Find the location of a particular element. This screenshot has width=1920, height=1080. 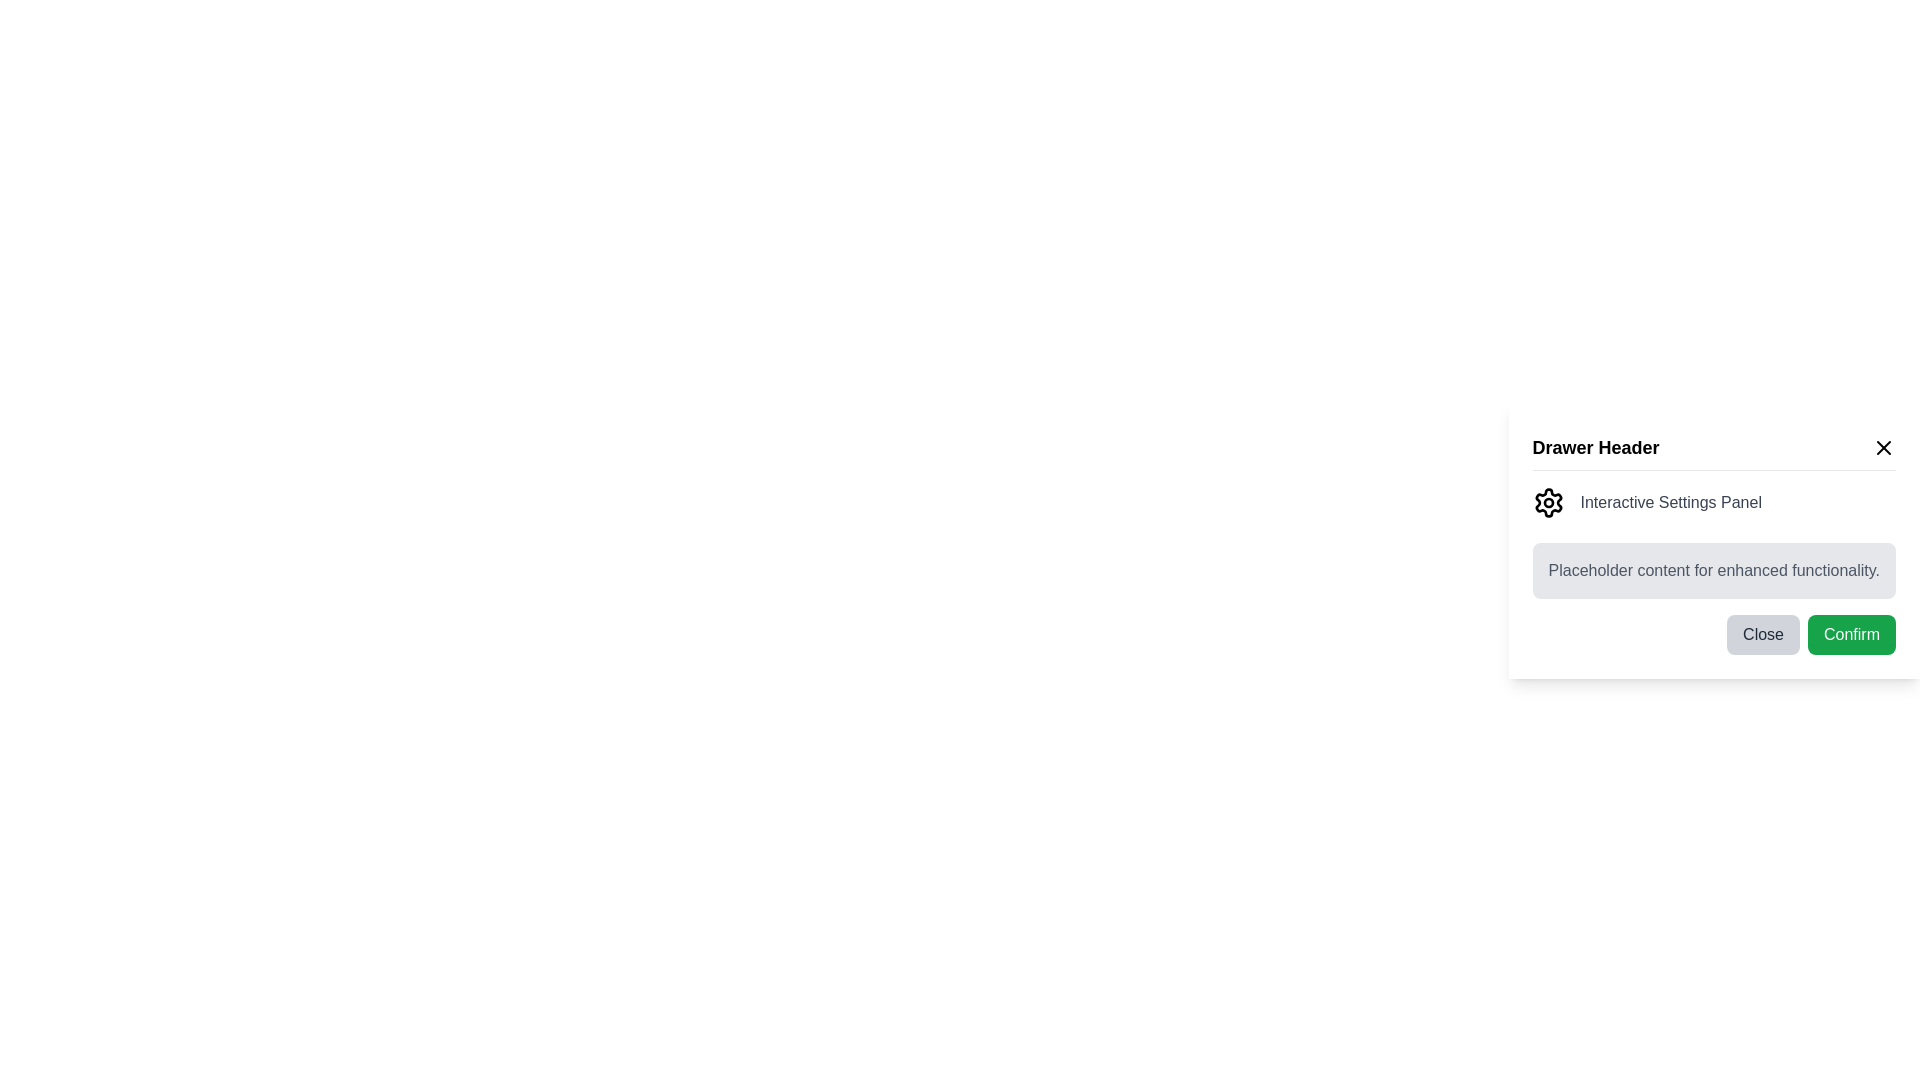

the close button located in the lower right corner of the panel, which is the leftmost button in a group of two buttons is located at coordinates (1763, 634).